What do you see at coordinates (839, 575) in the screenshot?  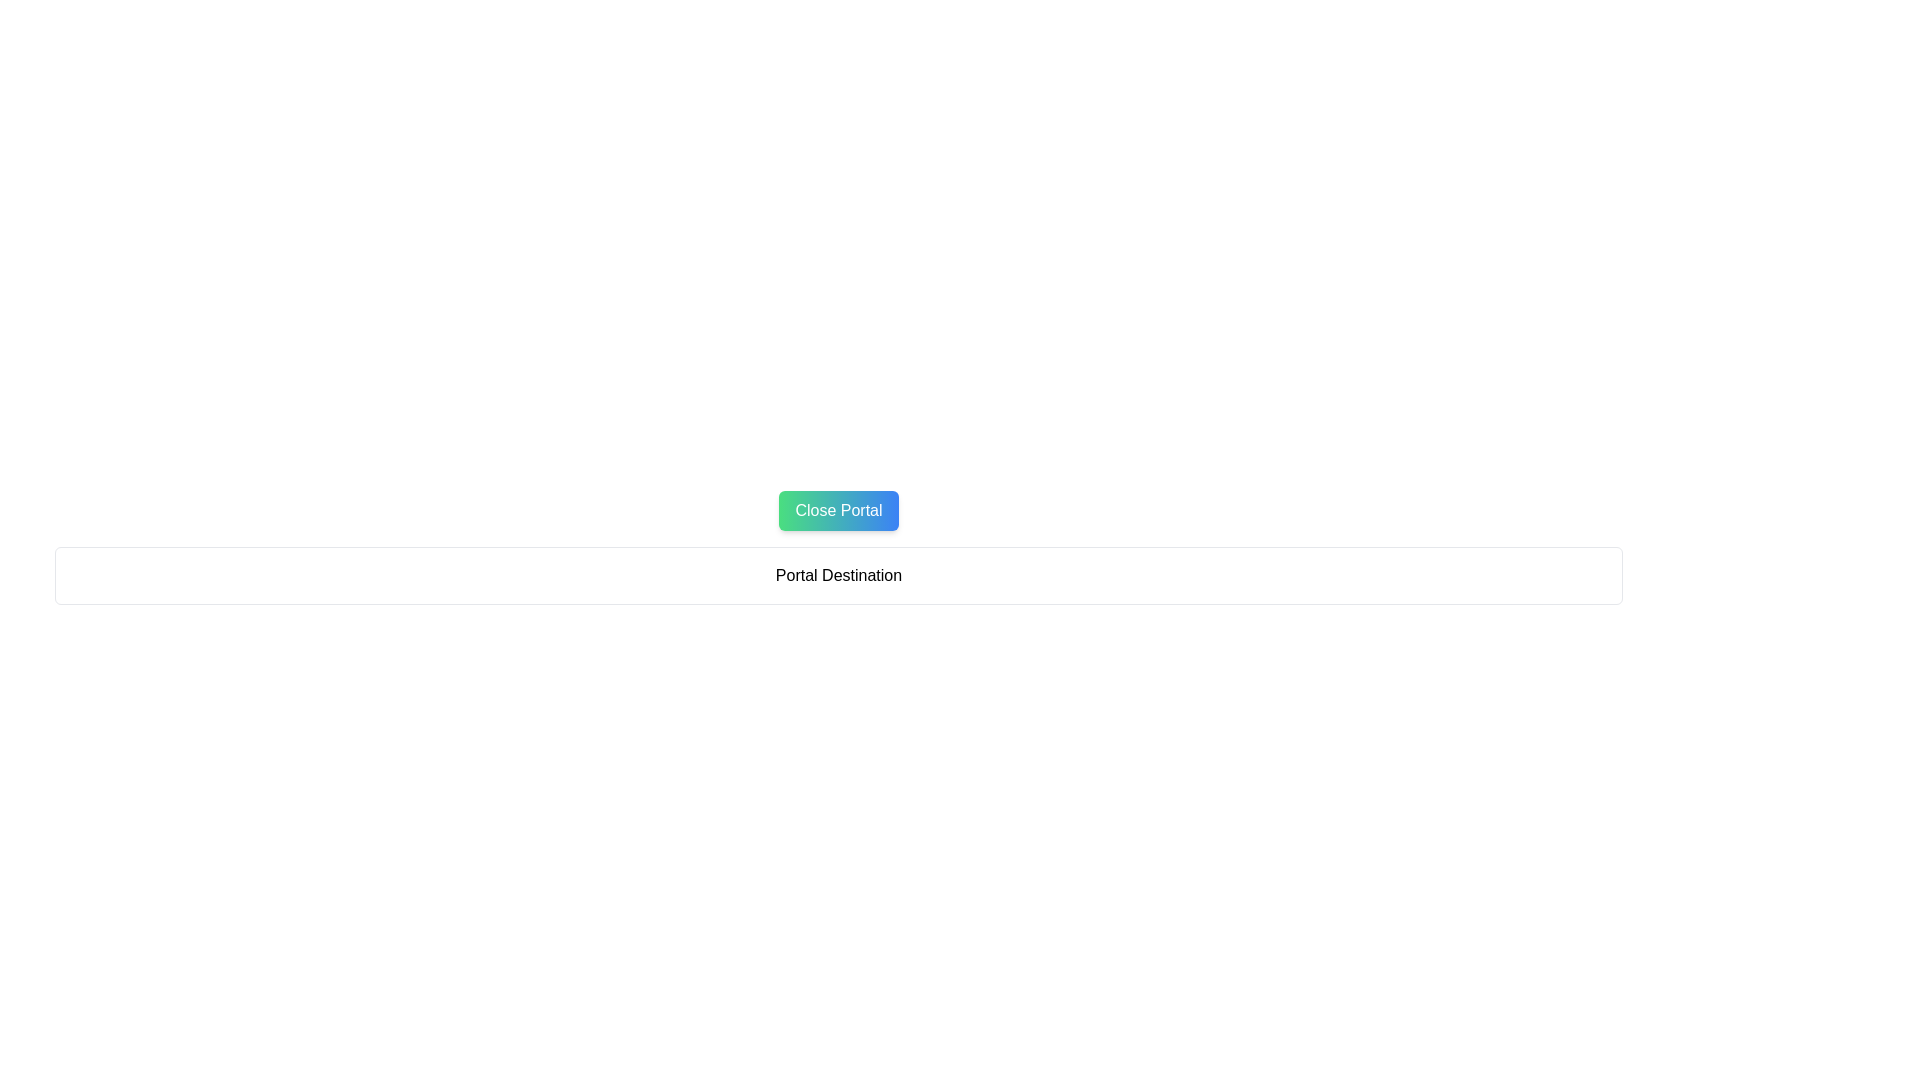 I see `the text label displaying 'Portal Destination', which is centrally aligned and positioned below the 'Close Portal' button` at bounding box center [839, 575].